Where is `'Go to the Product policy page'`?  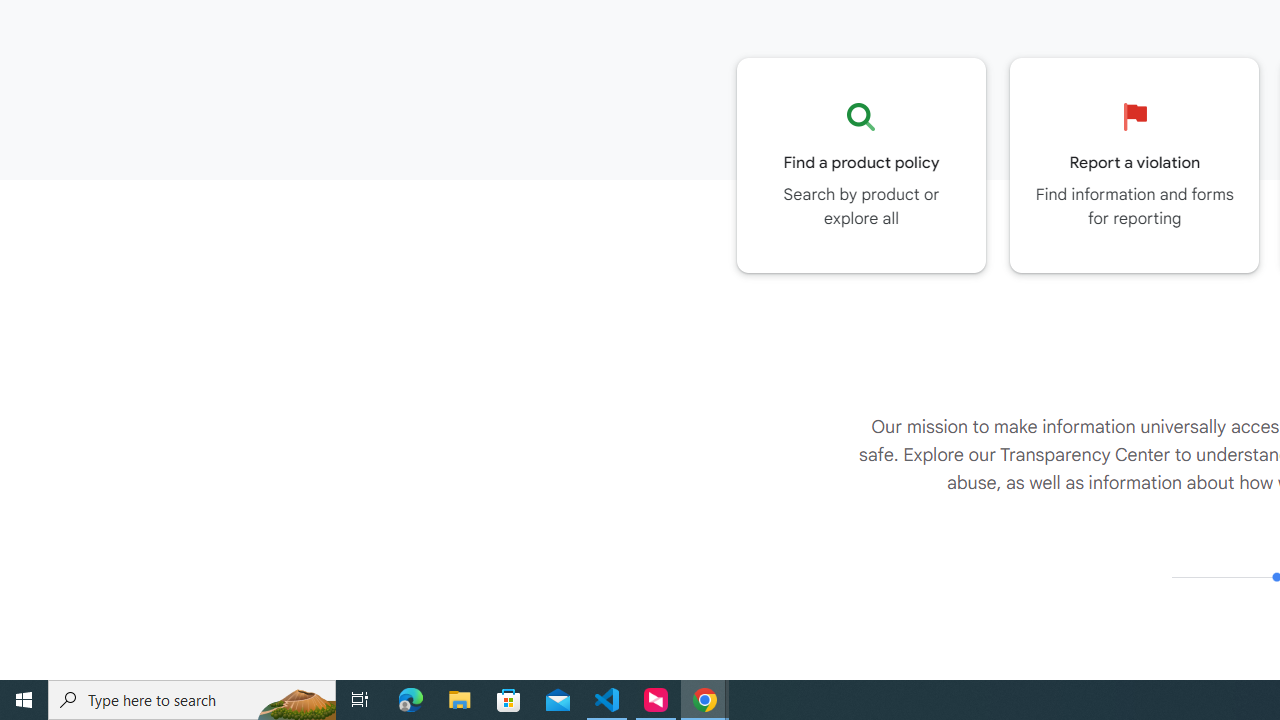
'Go to the Product policy page' is located at coordinates (861, 164).